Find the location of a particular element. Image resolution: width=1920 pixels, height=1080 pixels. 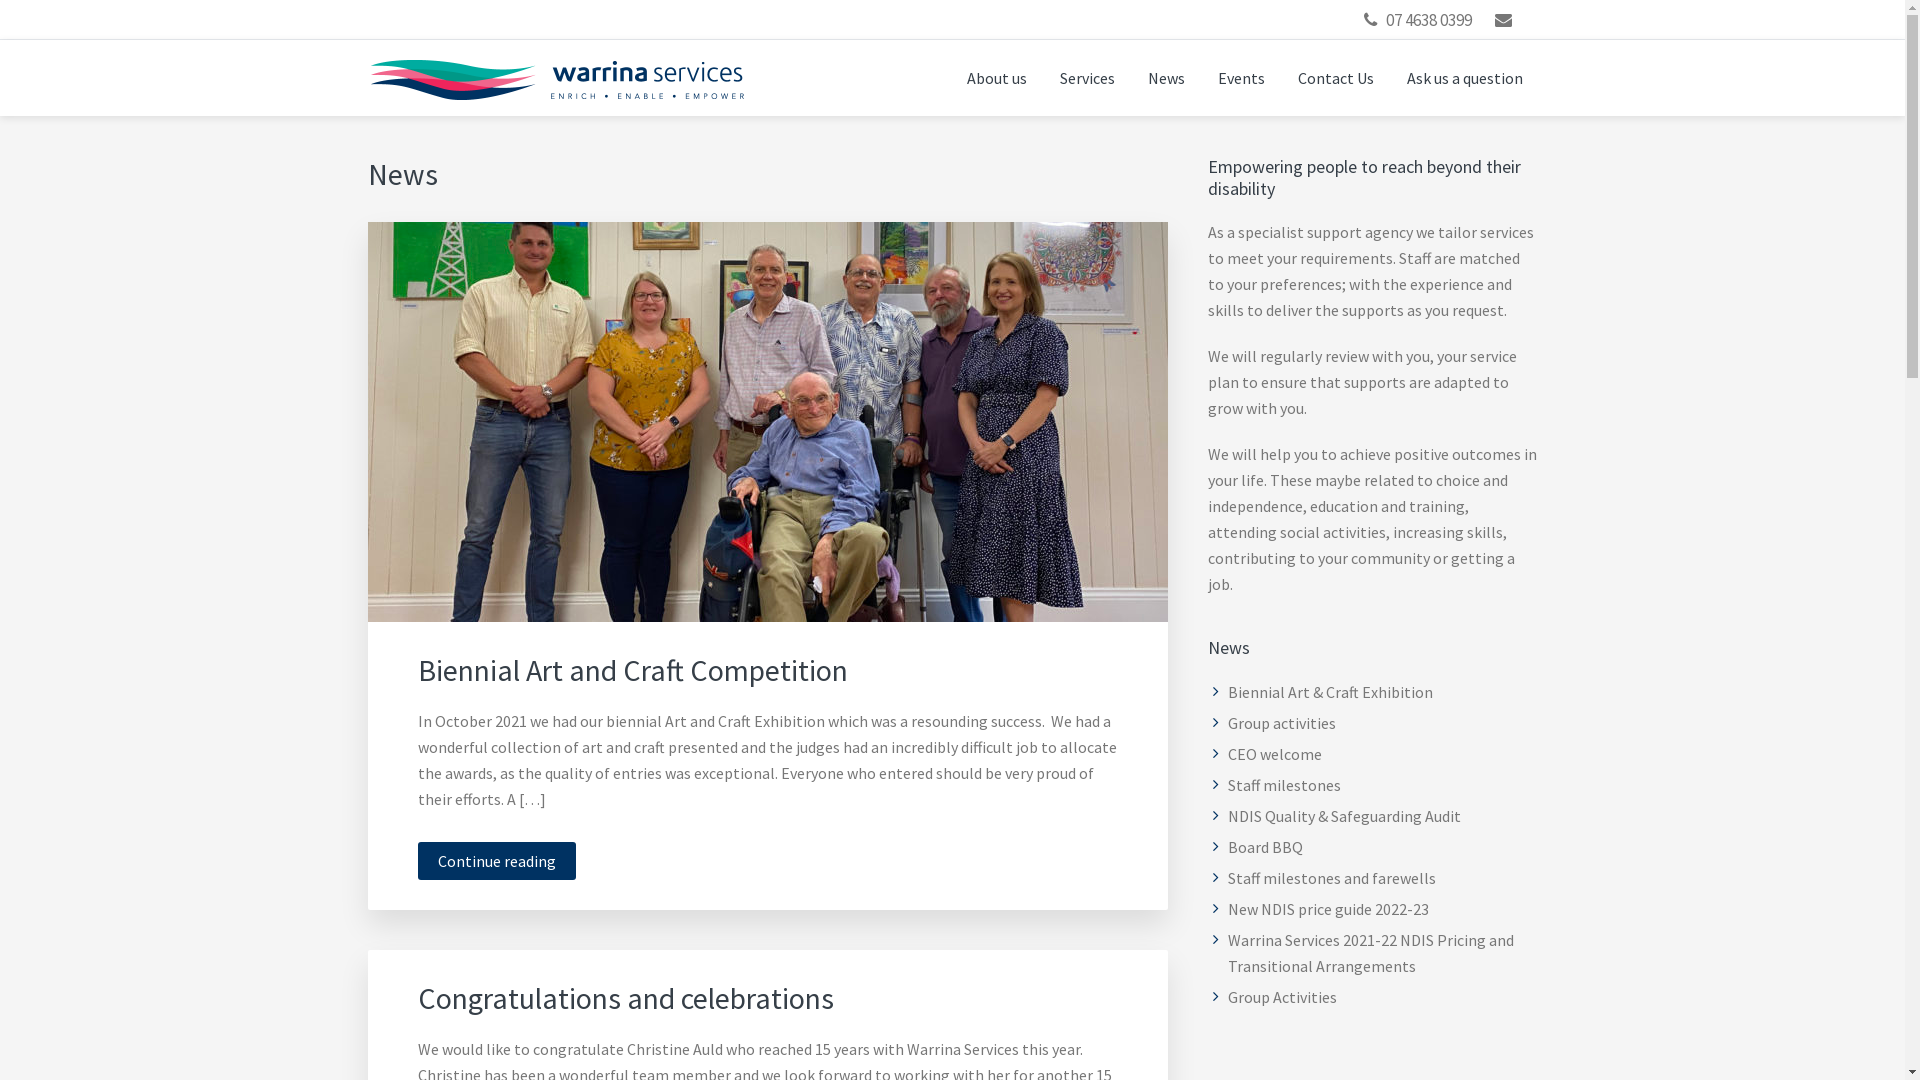

'Biennial Art and Craft Competition' is located at coordinates (632, 670).